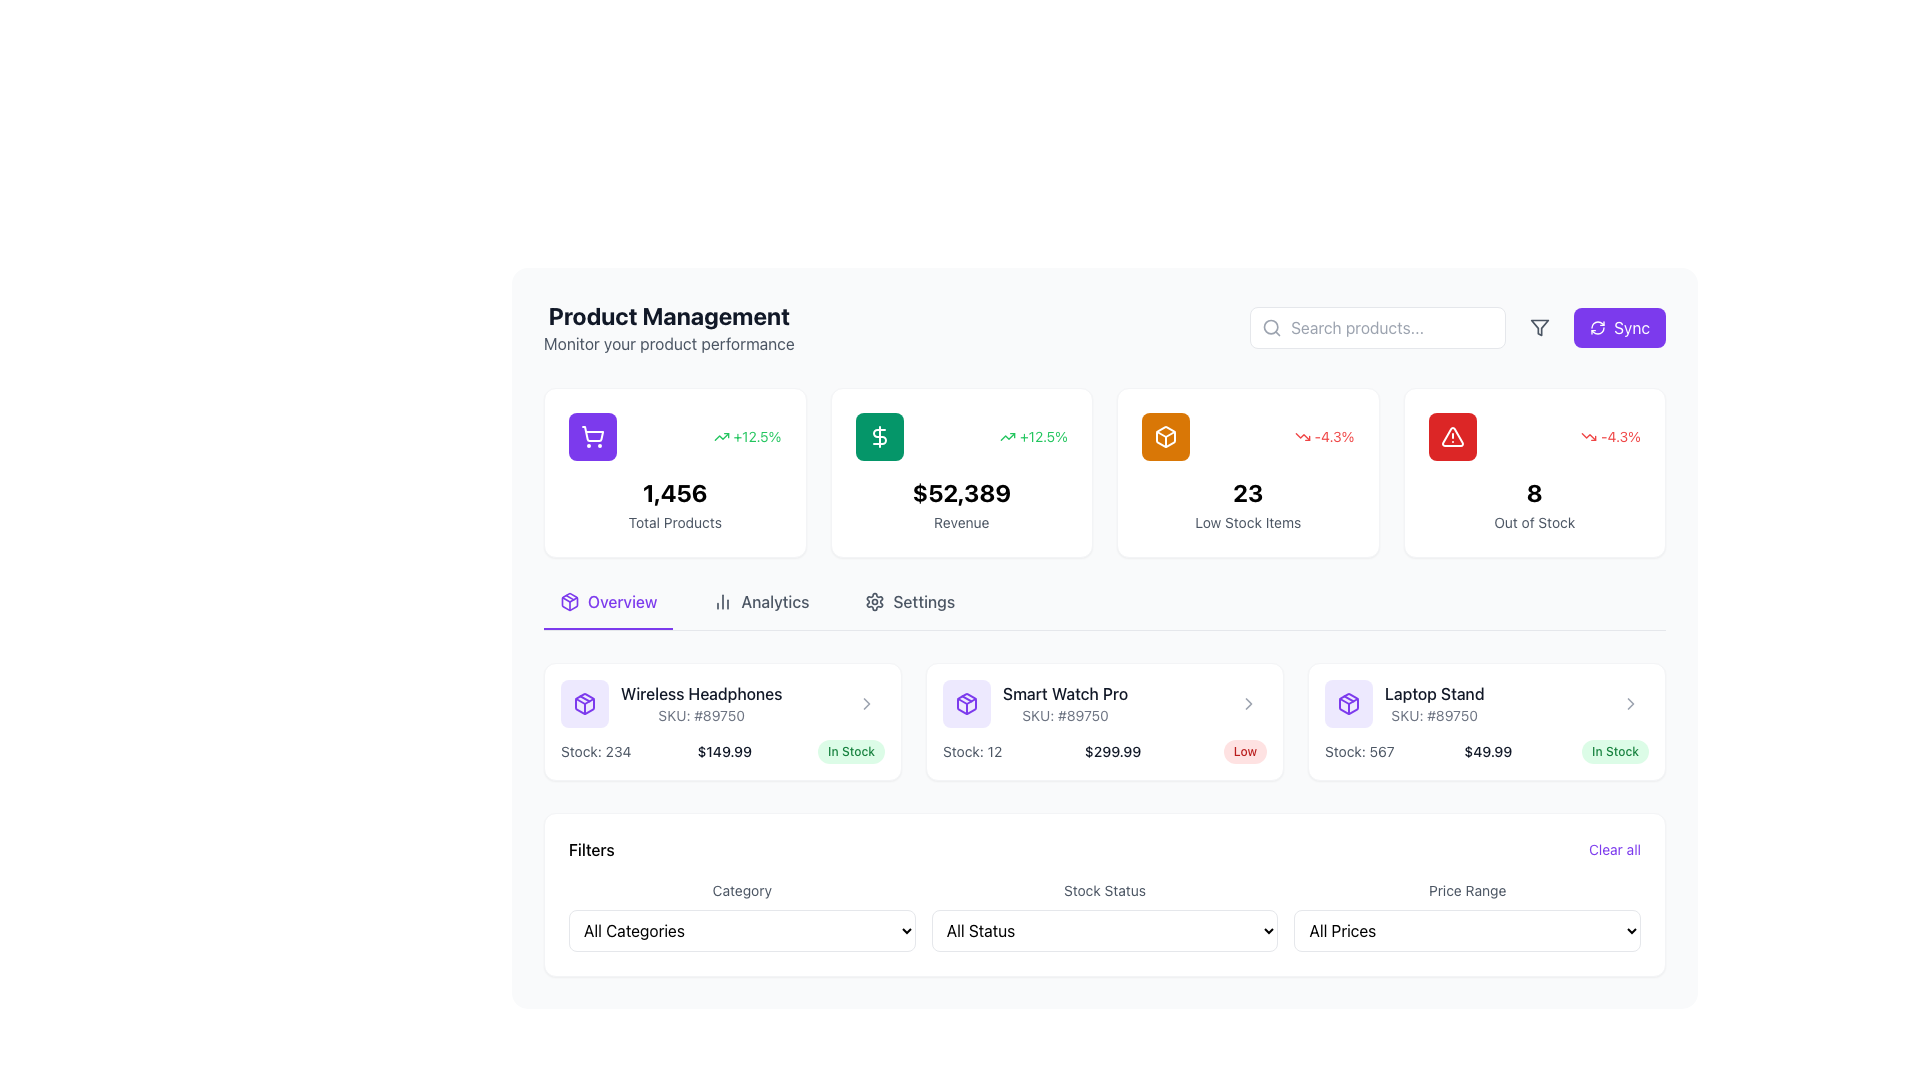 This screenshot has width=1920, height=1080. Describe the element at coordinates (1247, 493) in the screenshot. I see `the value displayed by the text element showing '23' in bold, located in the middle of the dashboard card for 'Low Stock Items'` at that location.